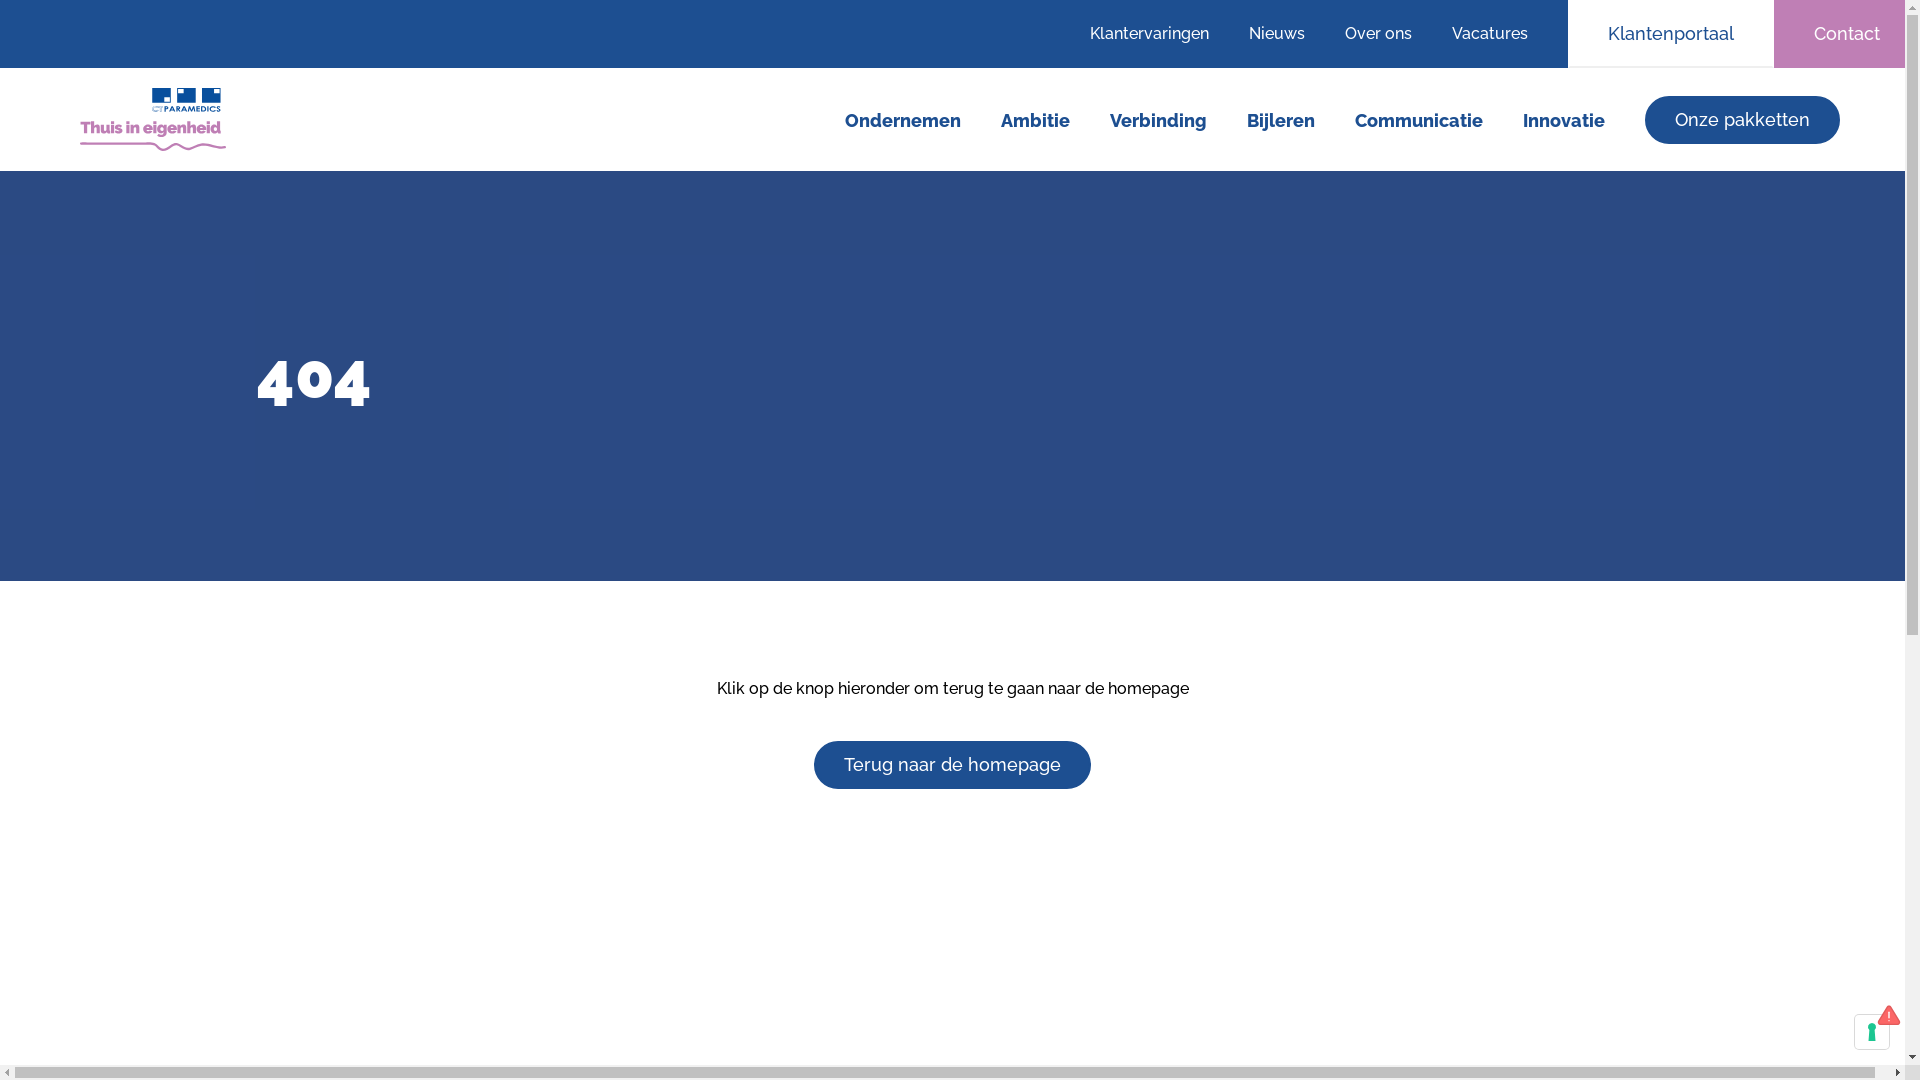 The height and width of the screenshot is (1080, 1920). I want to click on 'Vacatures', so click(1499, 34).